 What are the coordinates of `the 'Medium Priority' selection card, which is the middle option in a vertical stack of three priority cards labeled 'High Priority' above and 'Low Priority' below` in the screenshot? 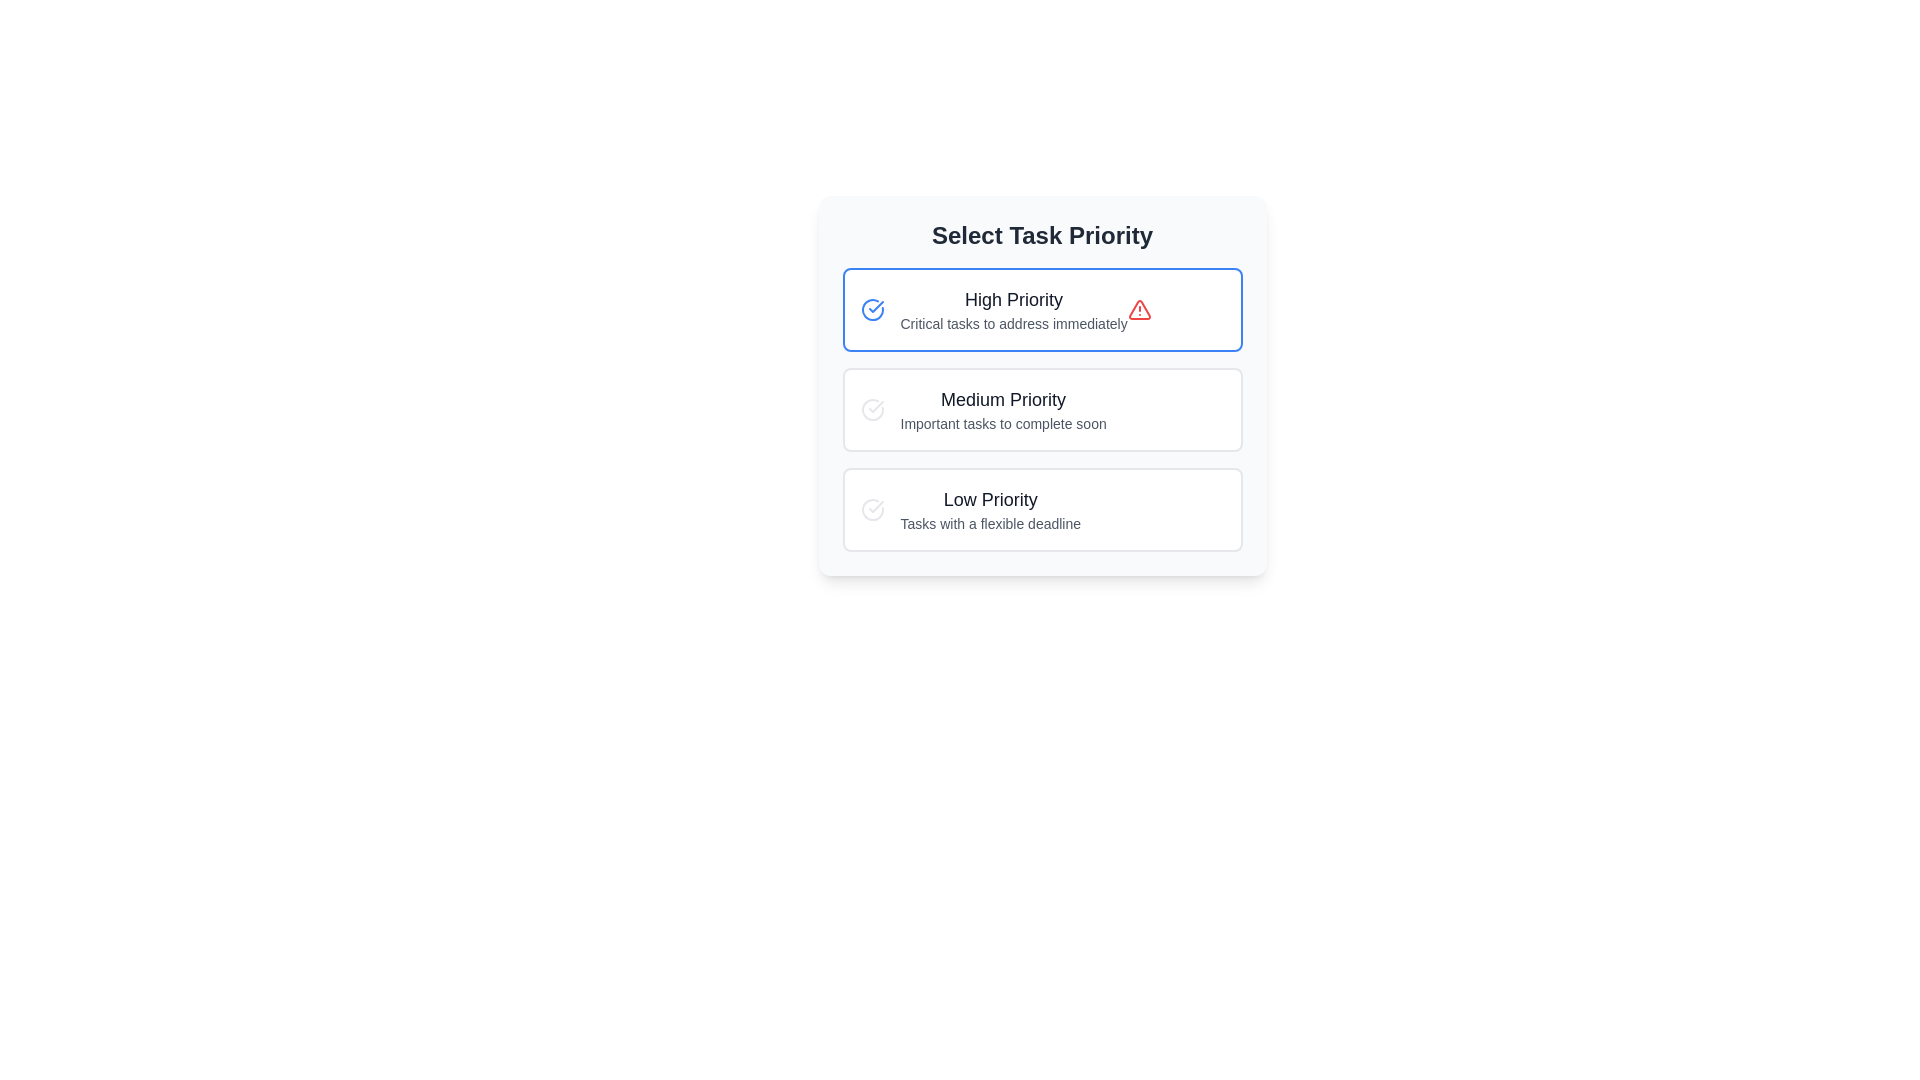 It's located at (1041, 408).